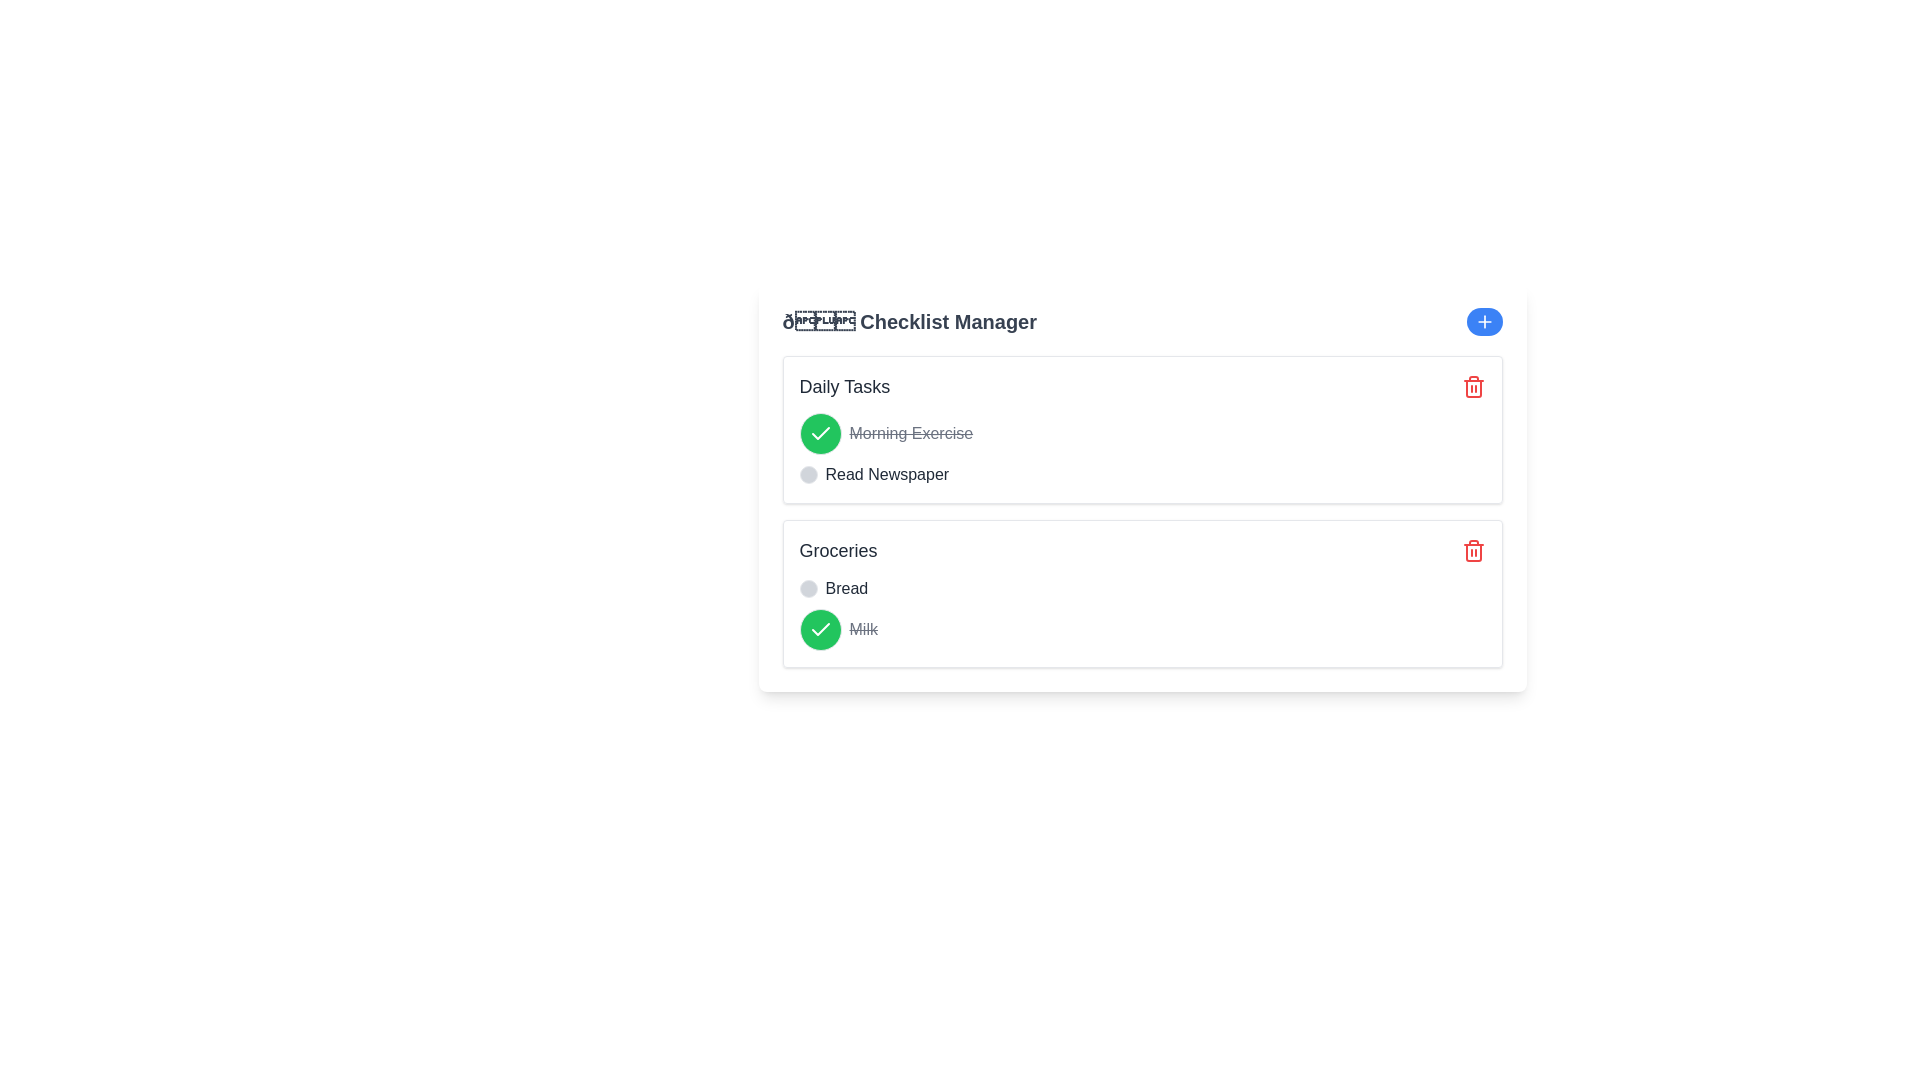 This screenshot has width=1920, height=1080. Describe the element at coordinates (820, 433) in the screenshot. I see `the state of the completion icon located within the green circular background for the 'Morning Exercise' task under the 'Daily Tasks' section to check the task status` at that location.